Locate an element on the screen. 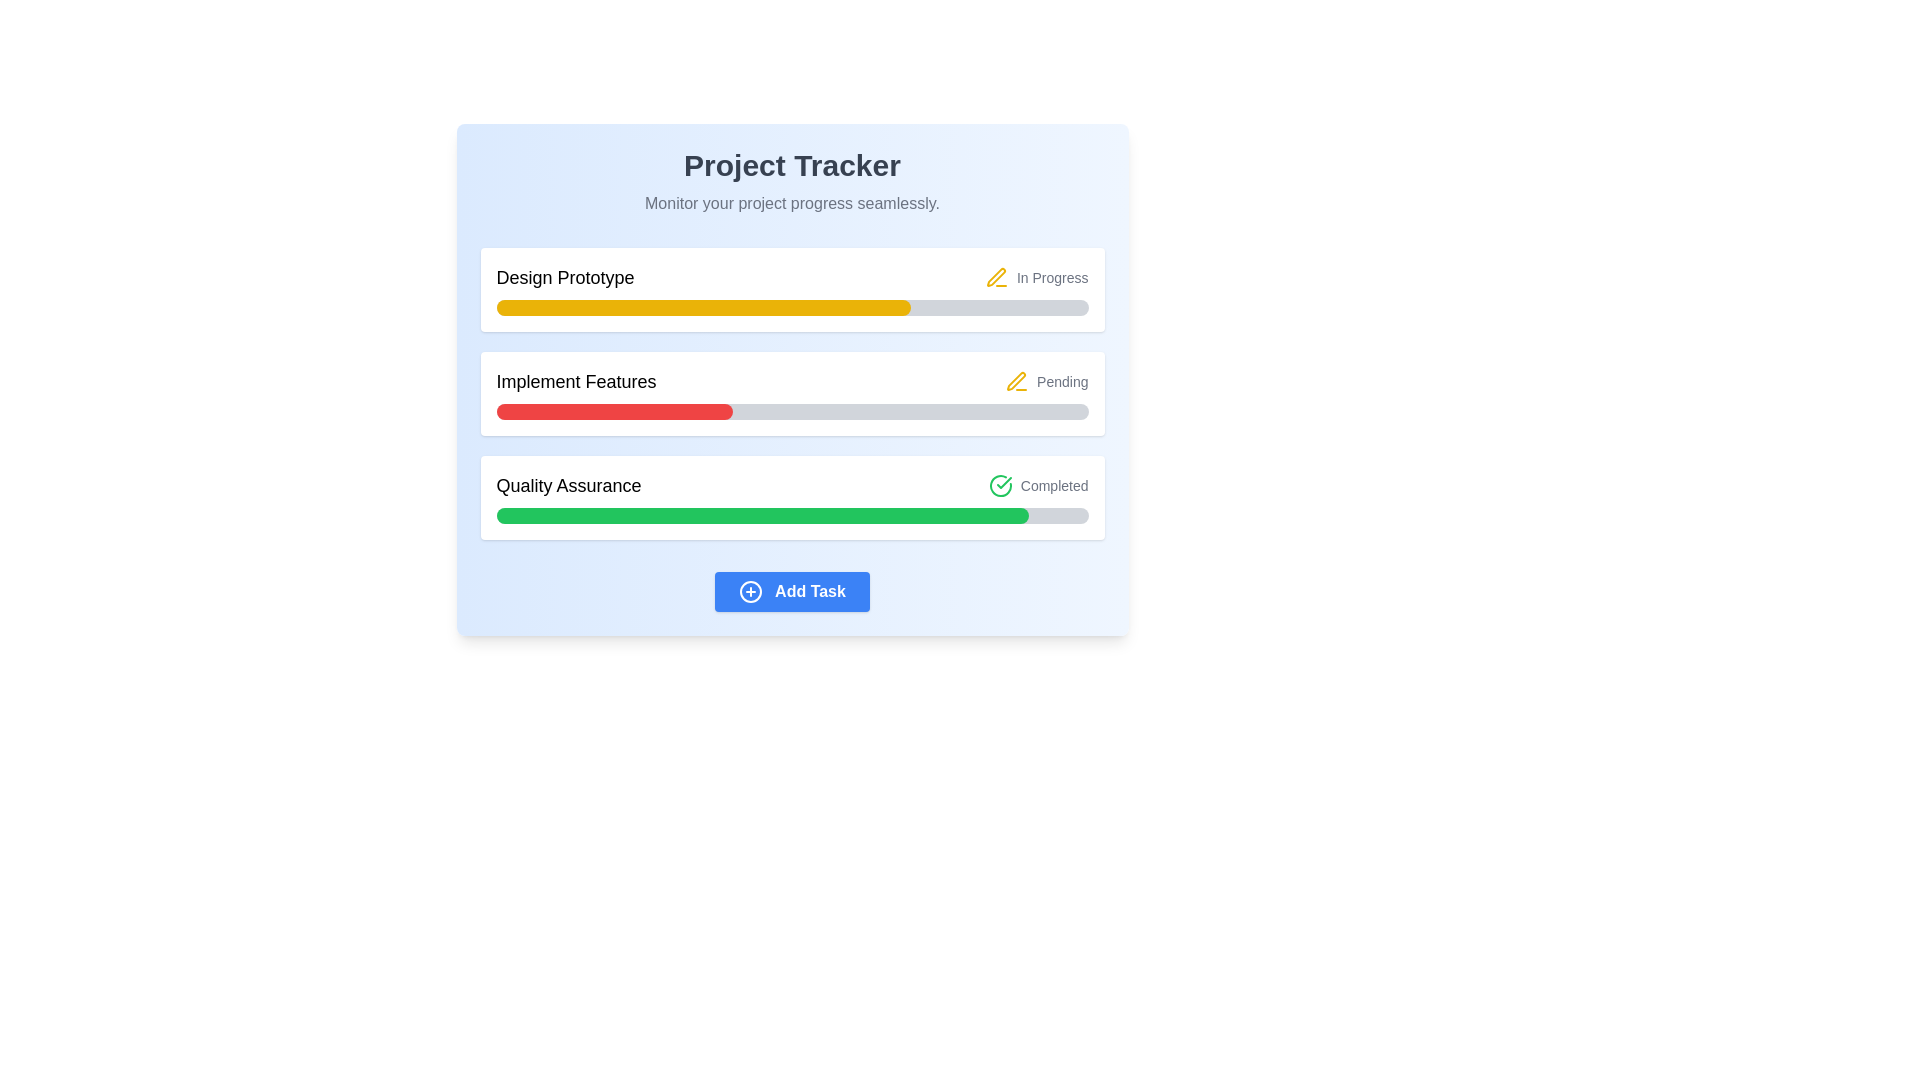 The height and width of the screenshot is (1080, 1920). the 'In Progress' text label located in the top-right corner of the 'Design Prototype' task row, adjacent to the yellow progress bar and pencil icon is located at coordinates (1051, 277).